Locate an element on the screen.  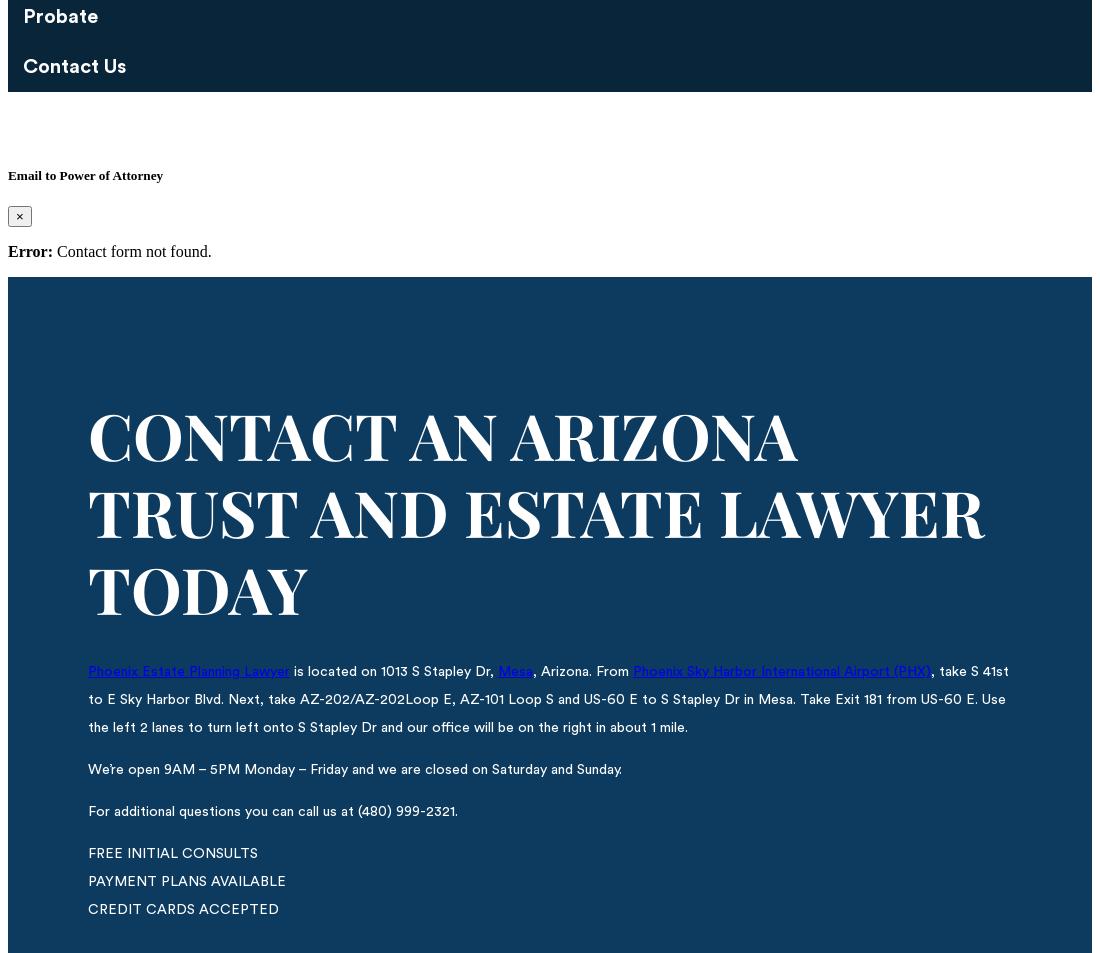
'Email to Power of Attorney' is located at coordinates (85, 174).